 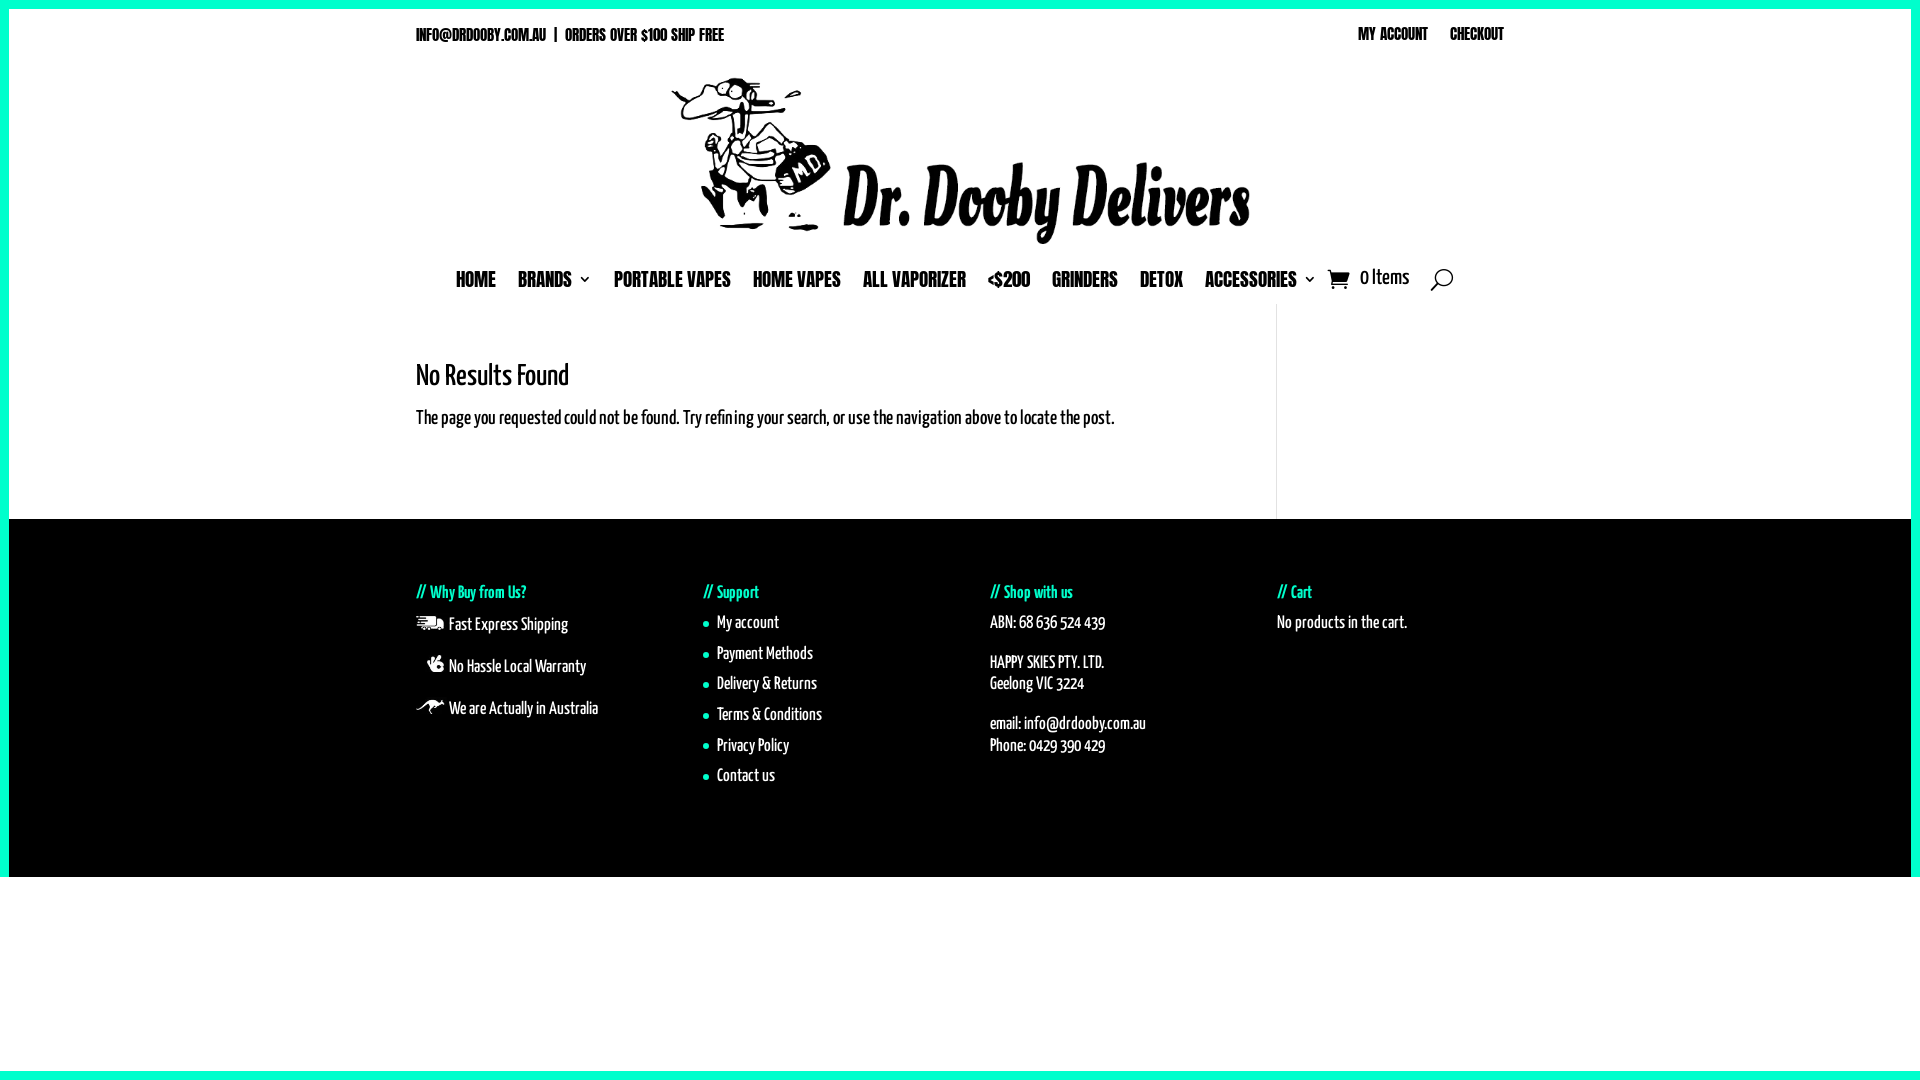 What do you see at coordinates (988, 282) in the screenshot?
I see `'<$200'` at bounding box center [988, 282].